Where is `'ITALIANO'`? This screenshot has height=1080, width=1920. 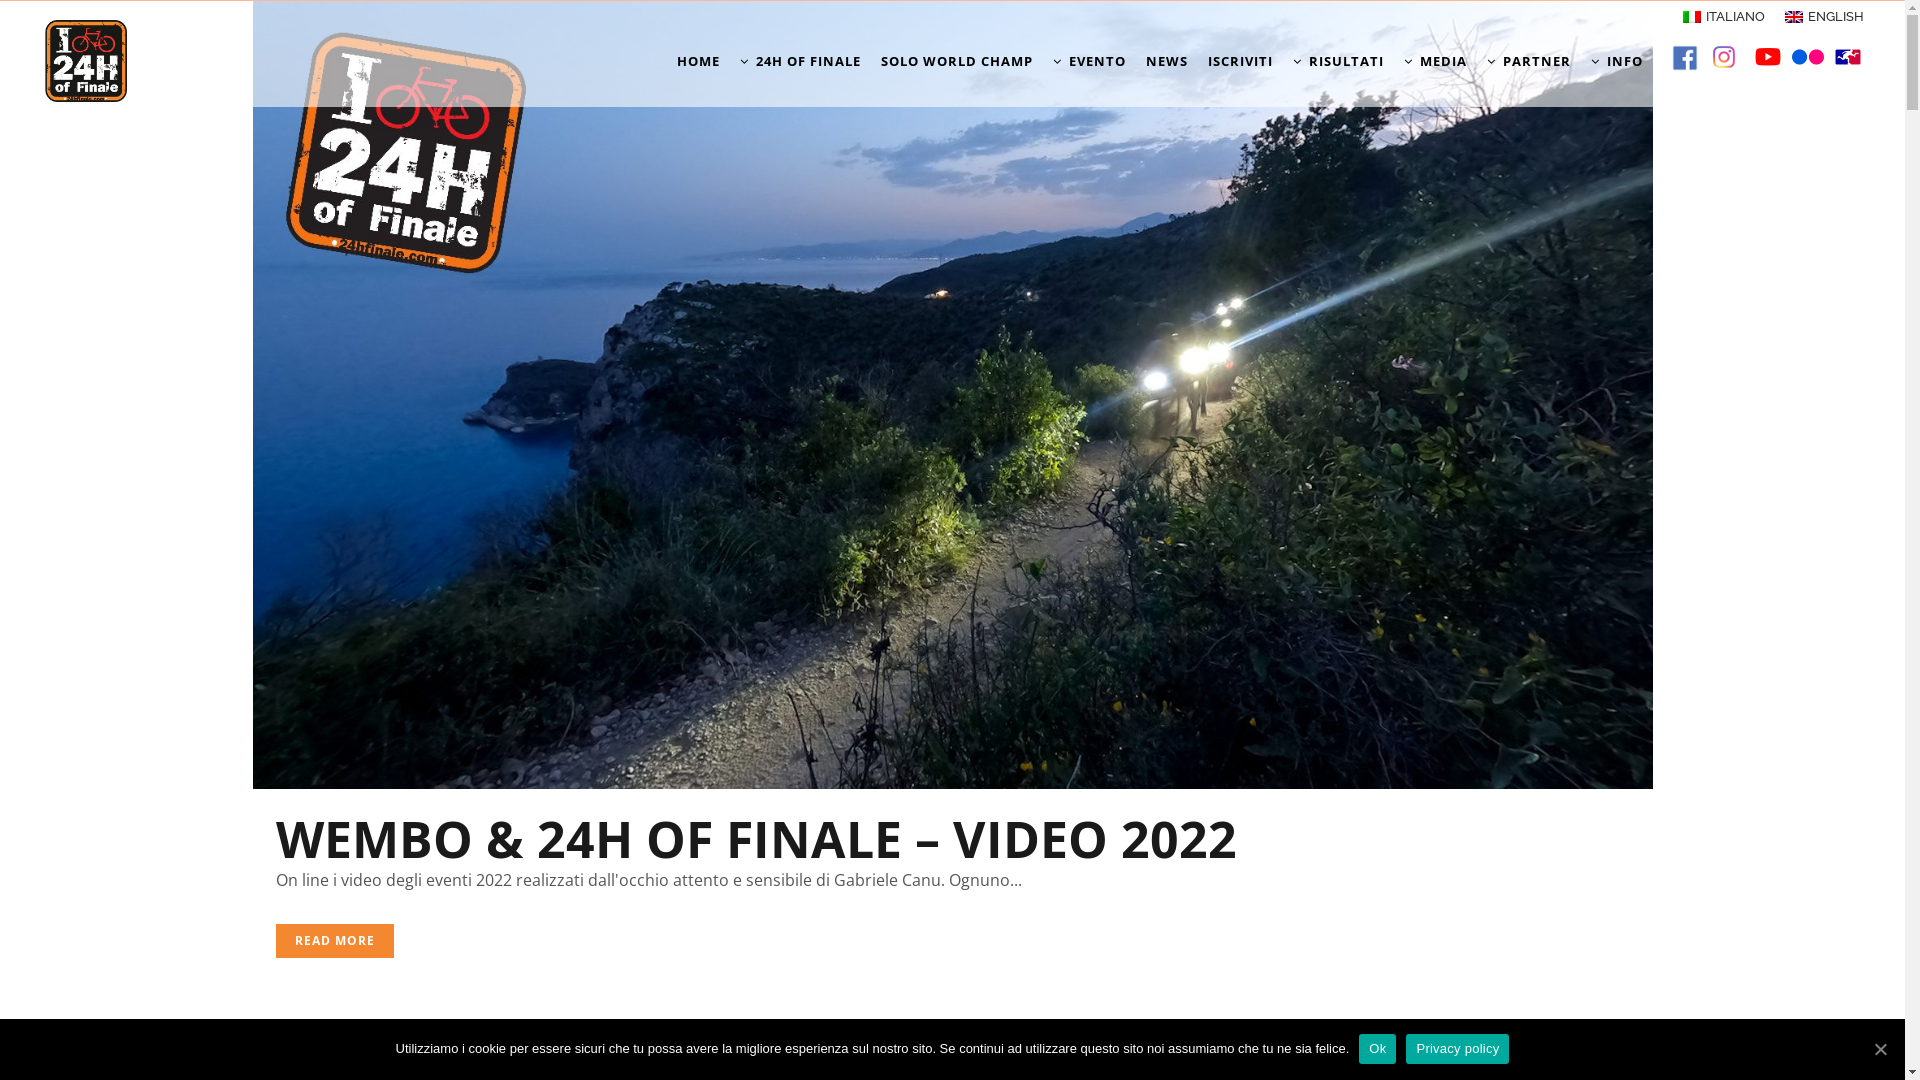 'ITALIANO' is located at coordinates (1722, 15).